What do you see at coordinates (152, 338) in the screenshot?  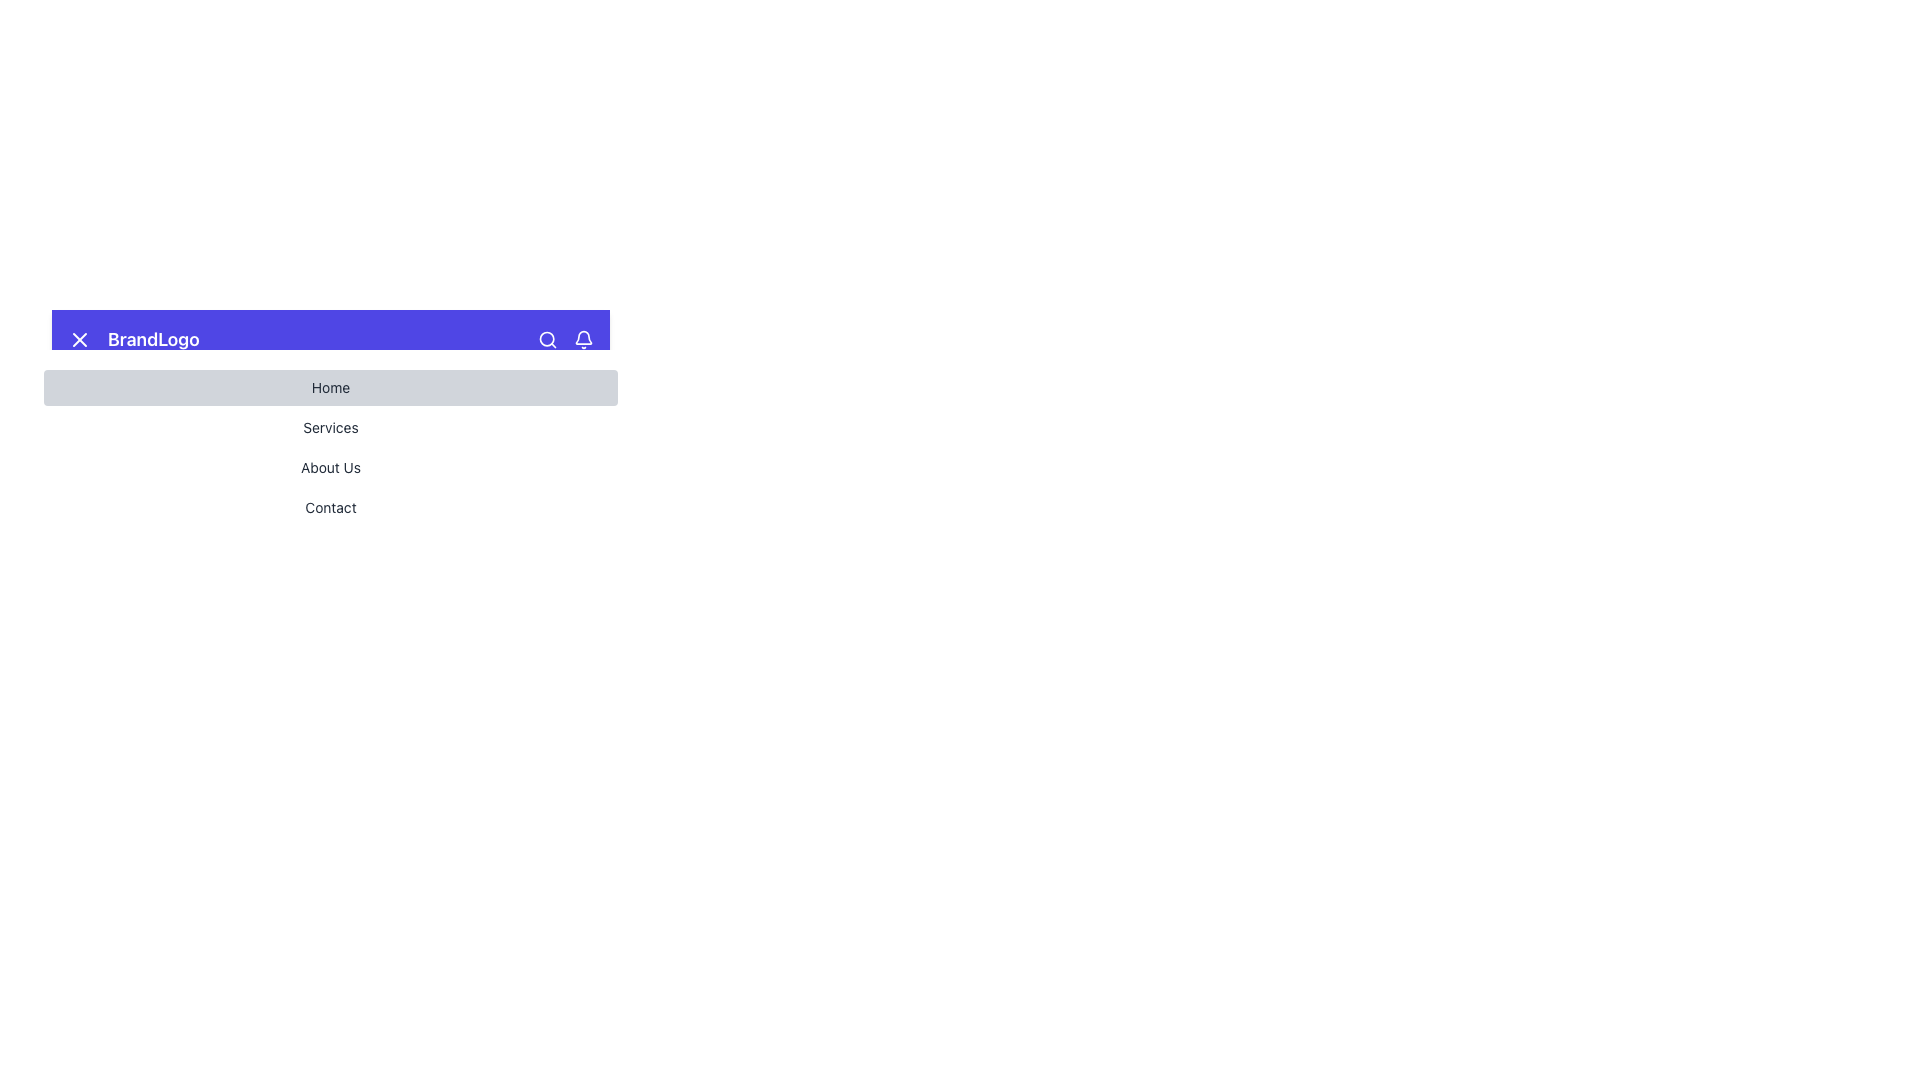 I see `the static text displaying 'BrandLogo' in bold white font, located within the purple header bar, situated centrally in the left half of the header` at bounding box center [152, 338].